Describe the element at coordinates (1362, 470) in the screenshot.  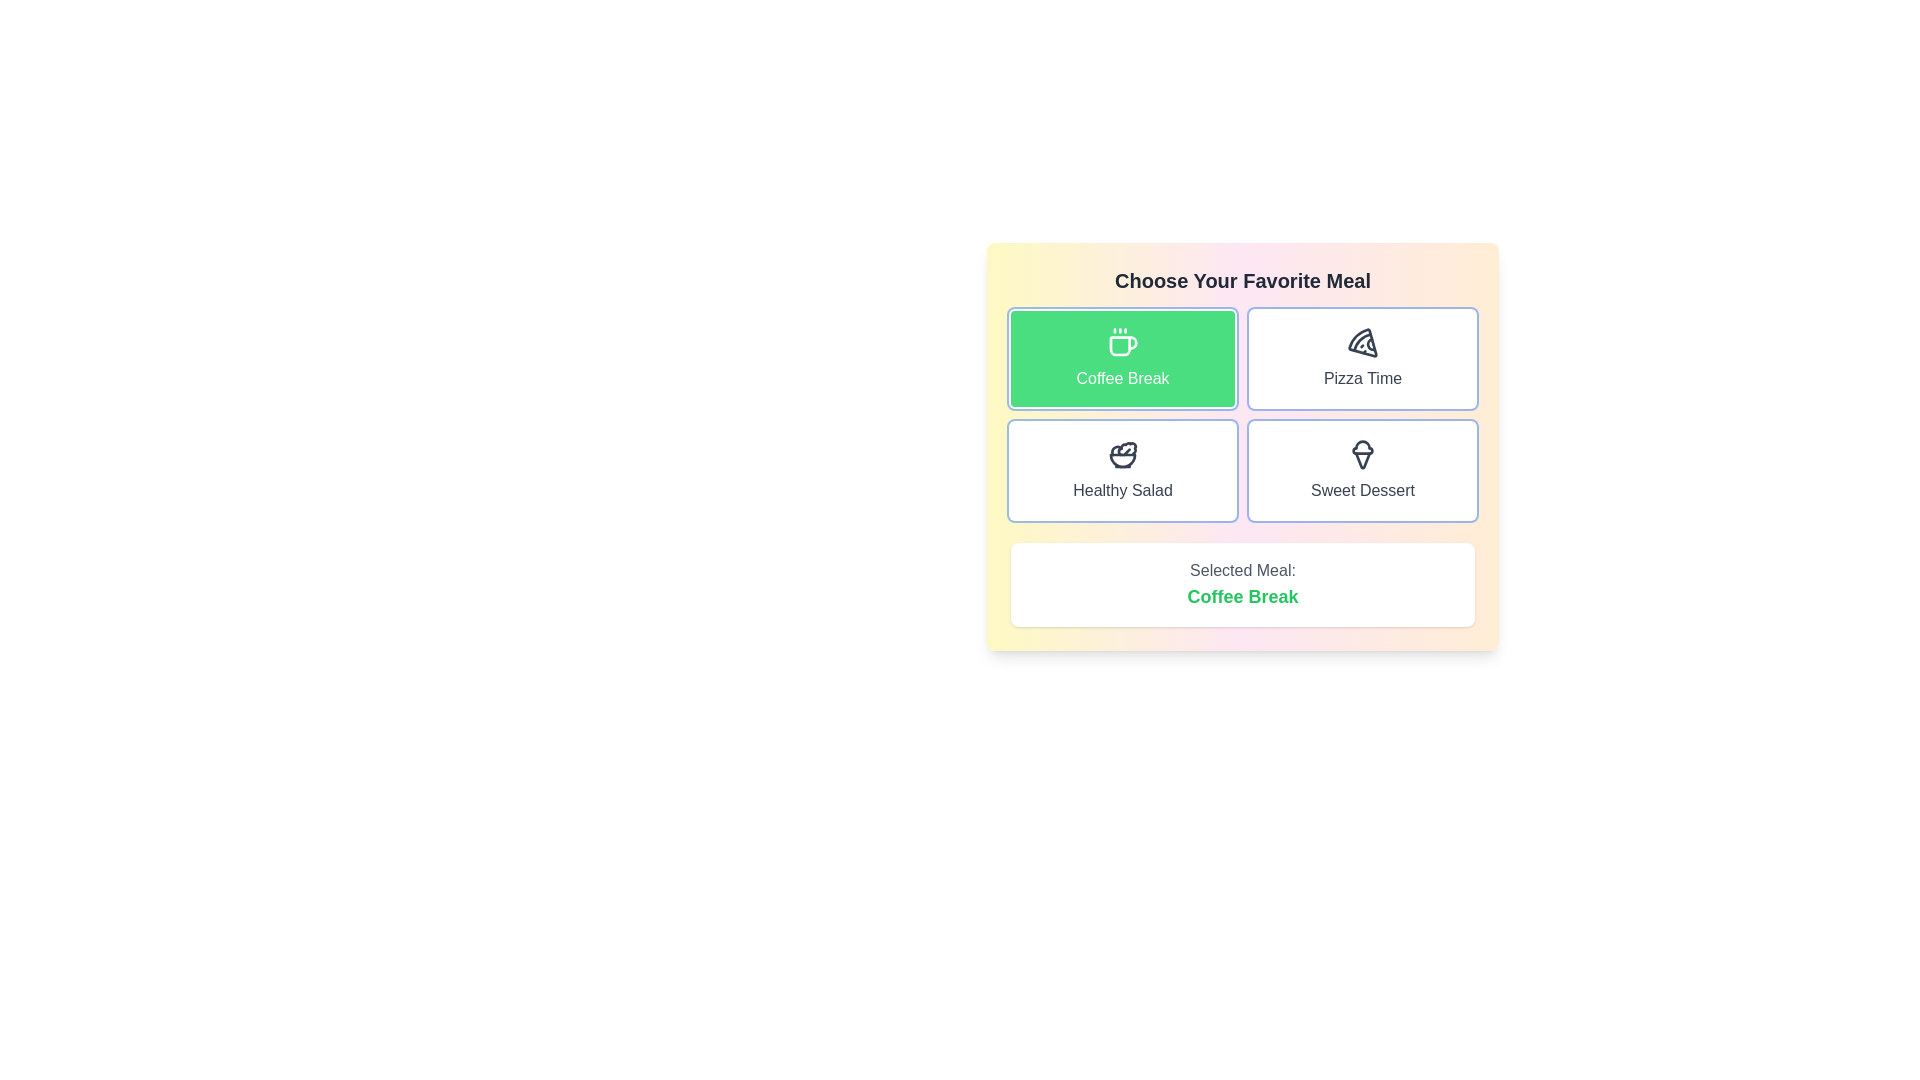
I see `the button corresponding to the meal Sweet Dessert to select it` at that location.